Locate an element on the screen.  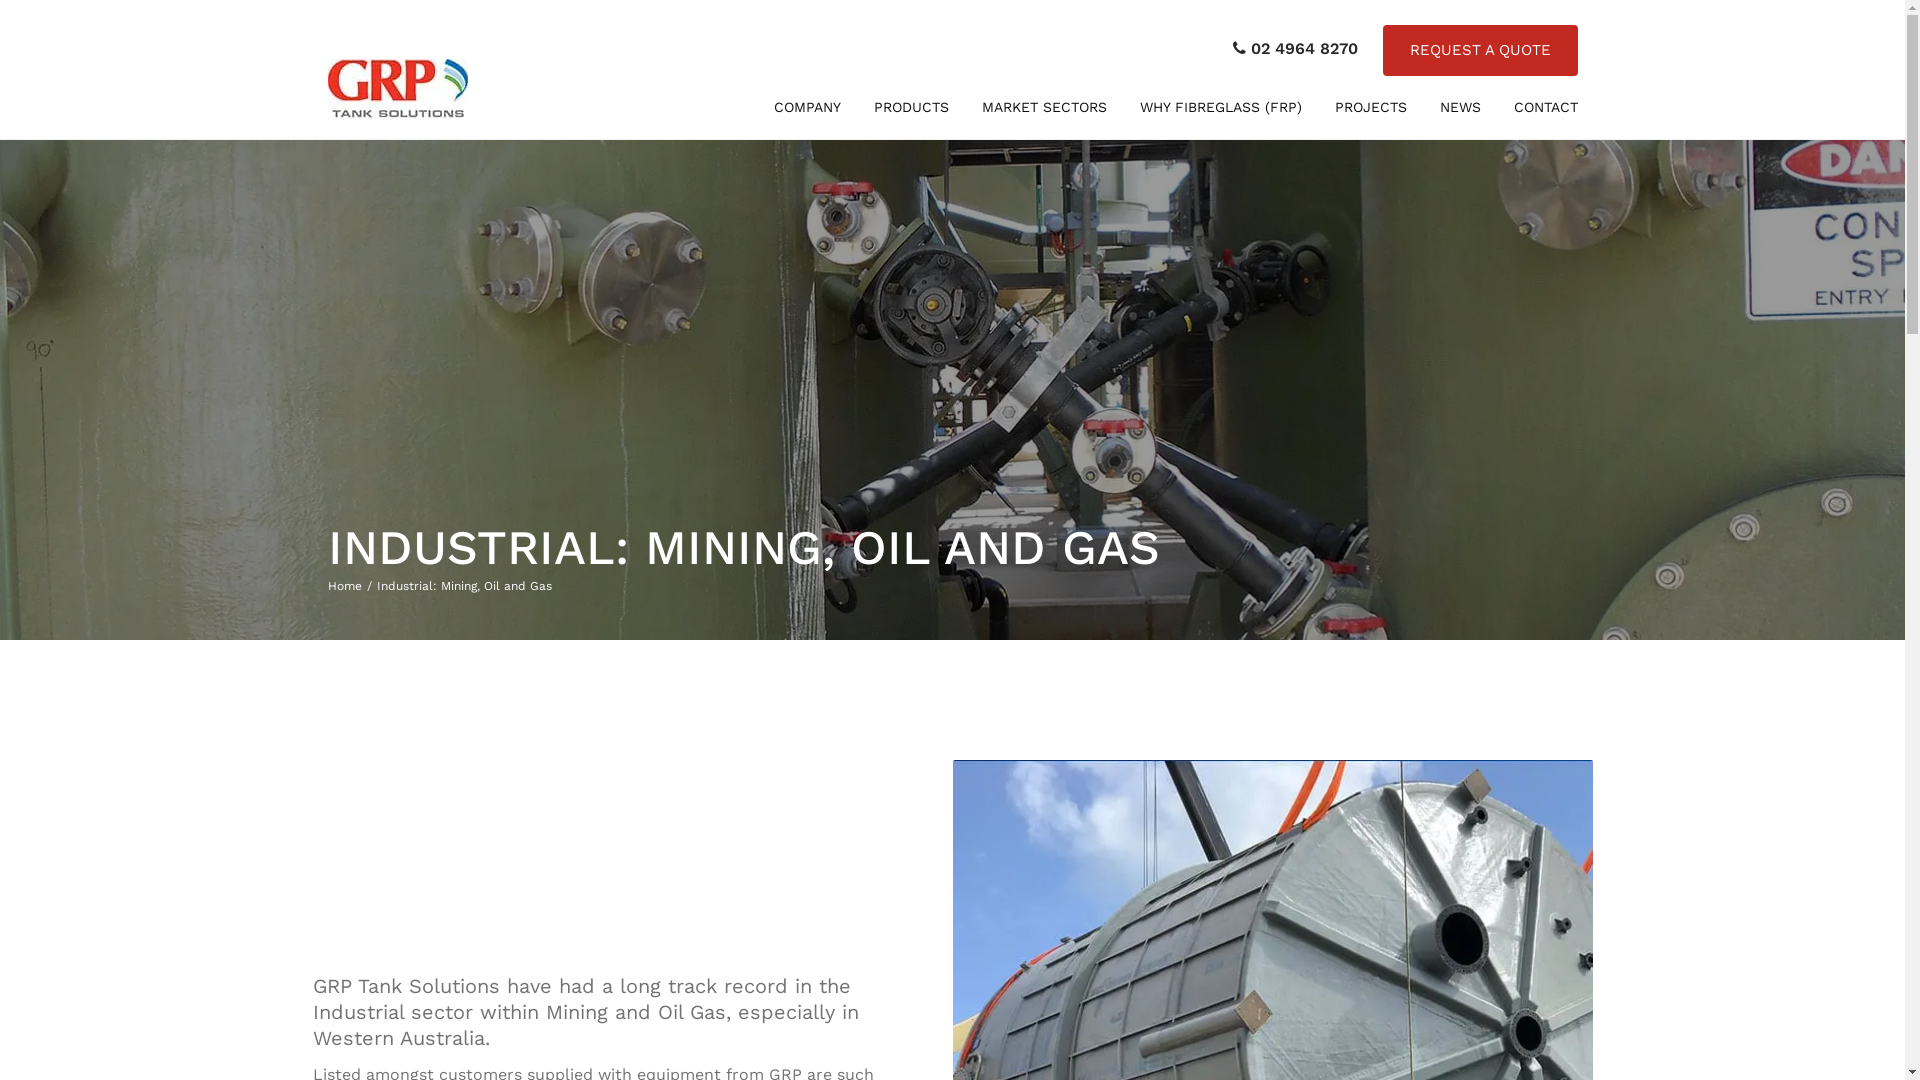
'Home' is located at coordinates (327, 585).